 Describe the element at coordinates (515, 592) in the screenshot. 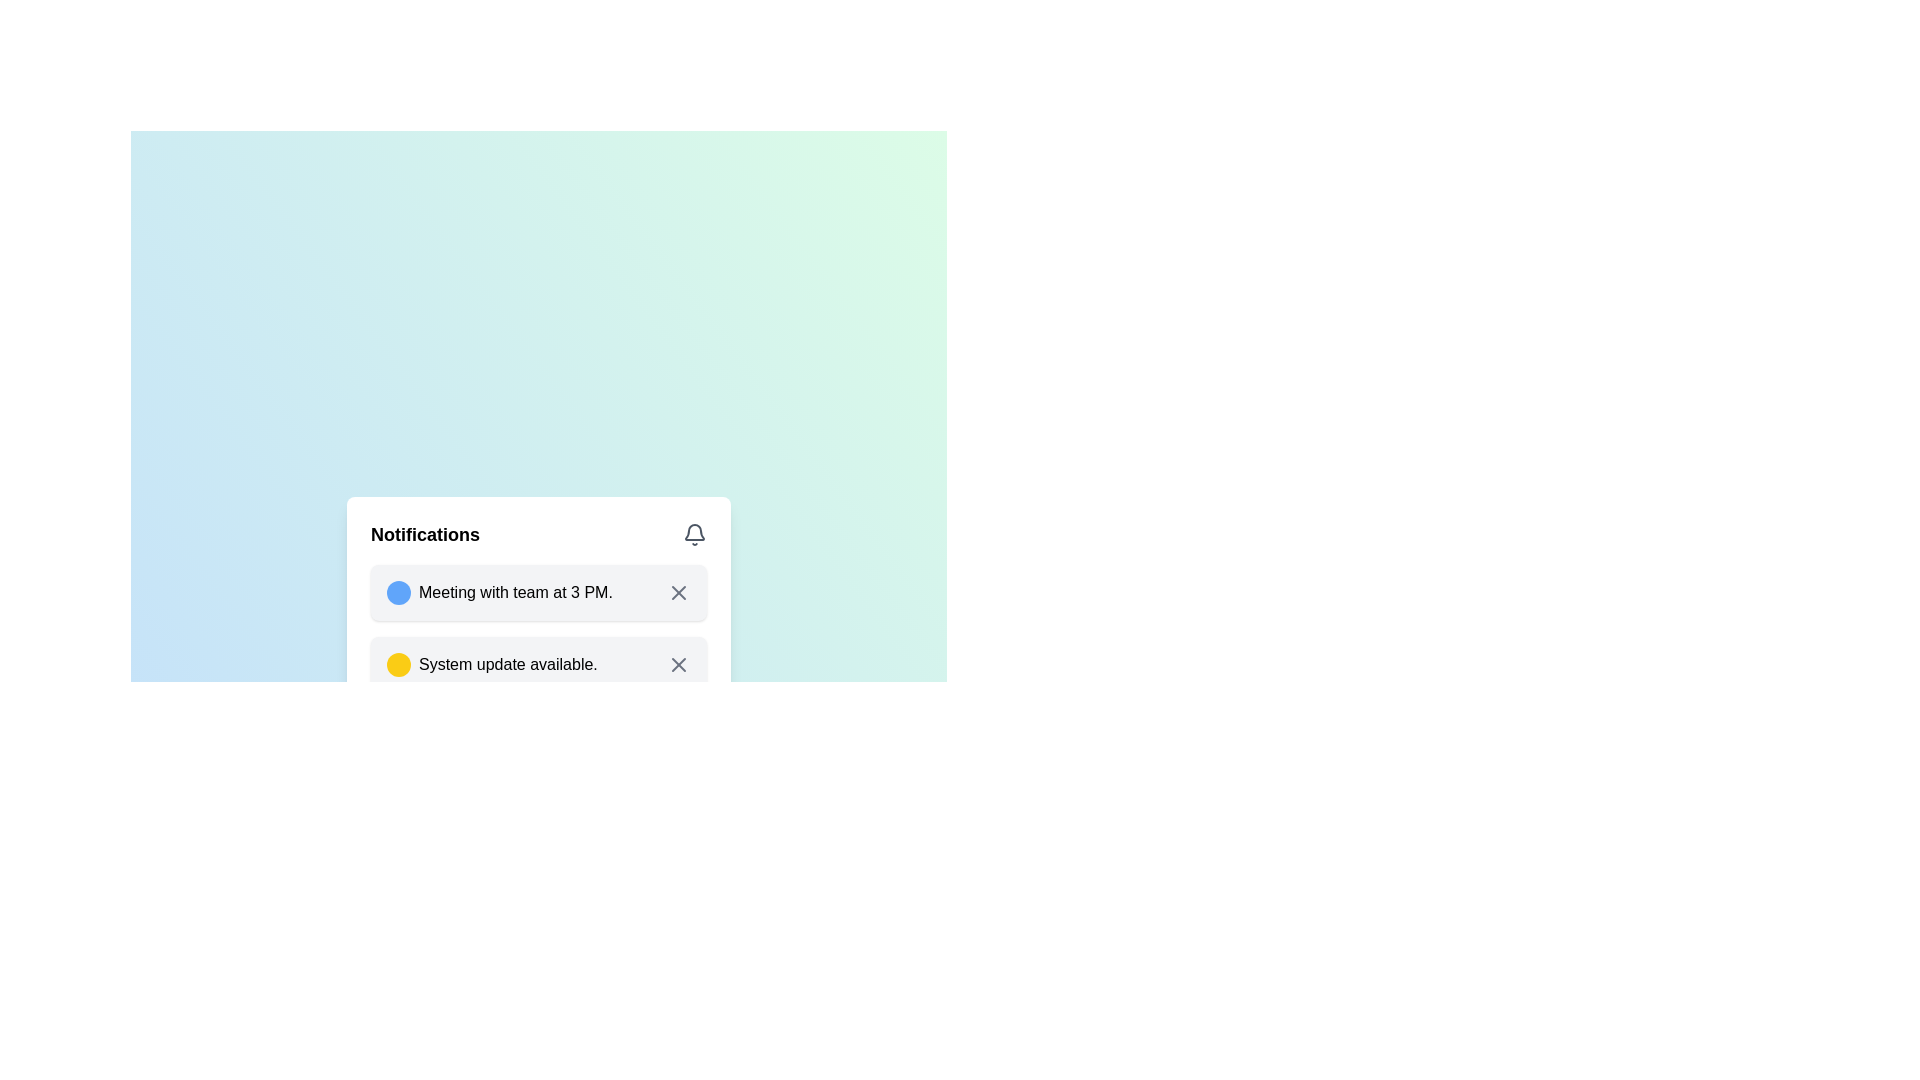

I see `the static text label that displays information about an upcoming meeting in the first notification card` at that location.